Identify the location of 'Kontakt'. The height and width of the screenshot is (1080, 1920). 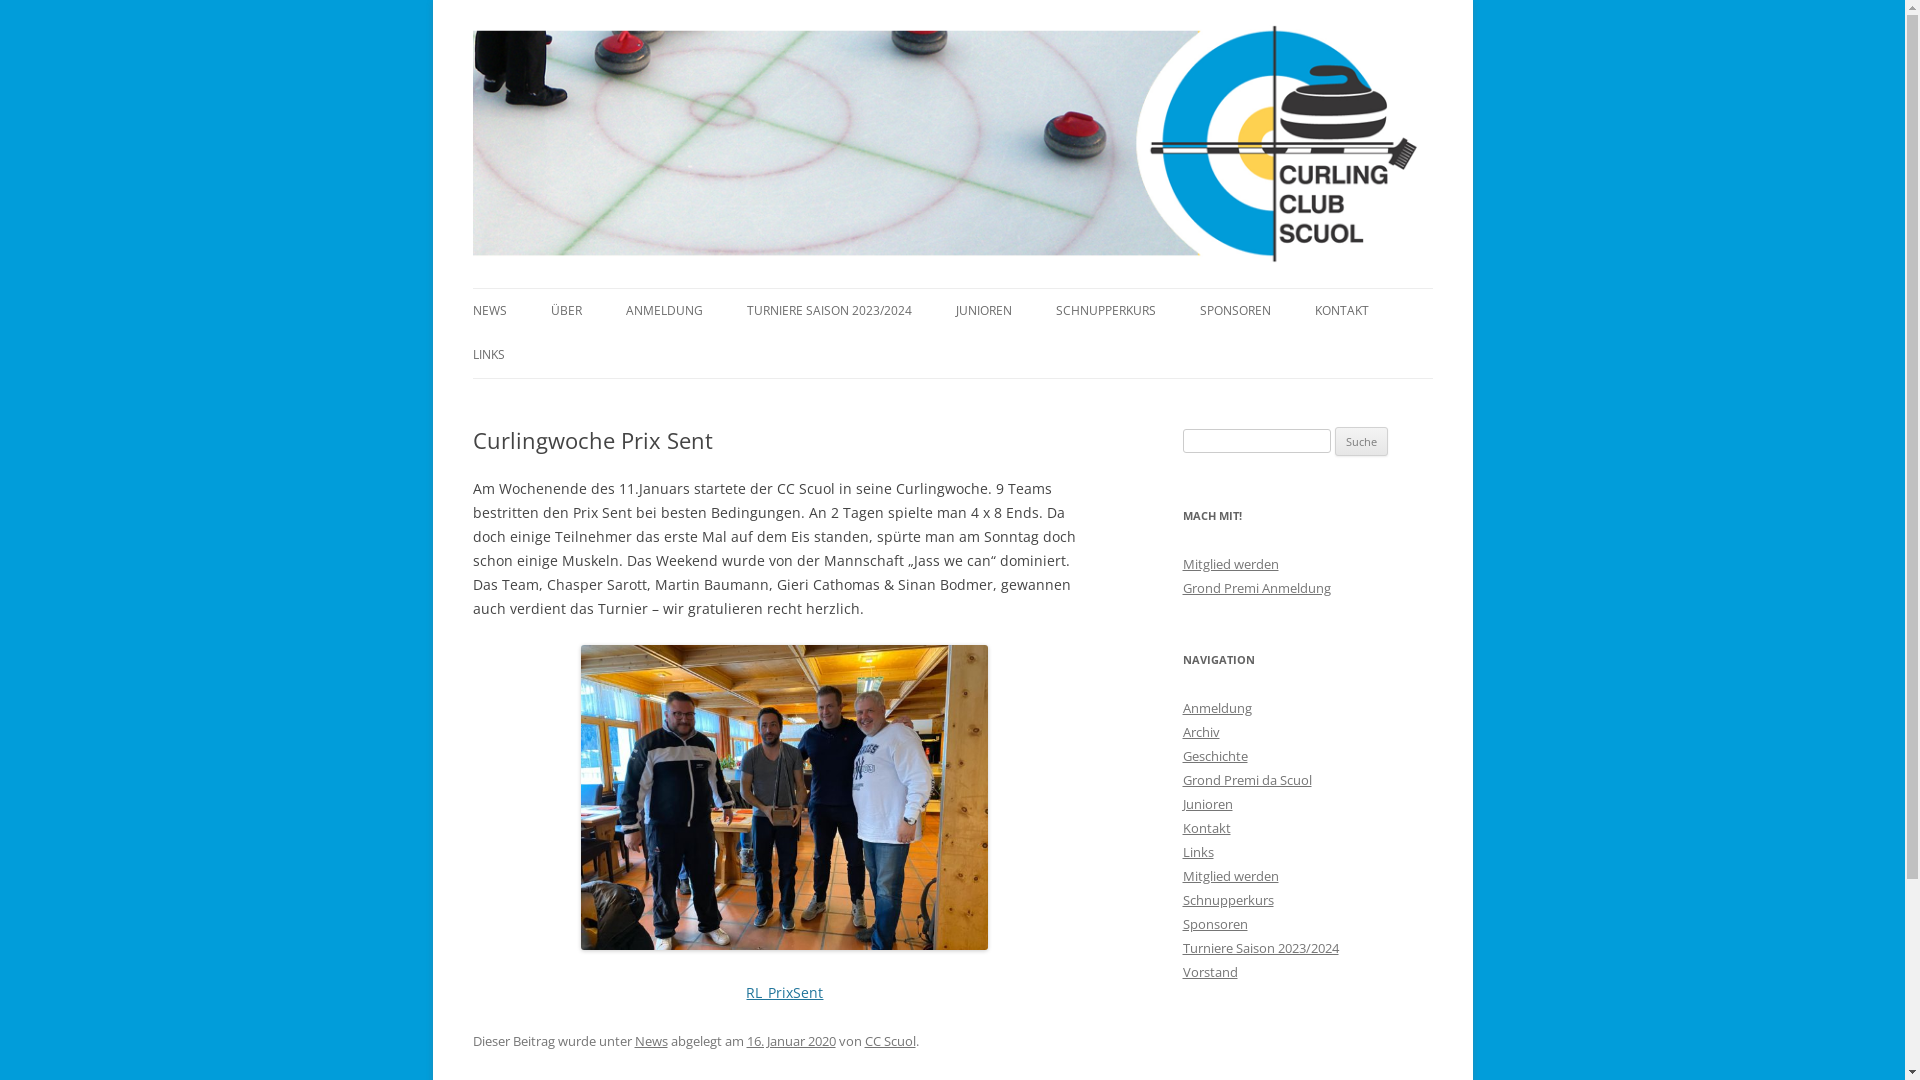
(1204, 828).